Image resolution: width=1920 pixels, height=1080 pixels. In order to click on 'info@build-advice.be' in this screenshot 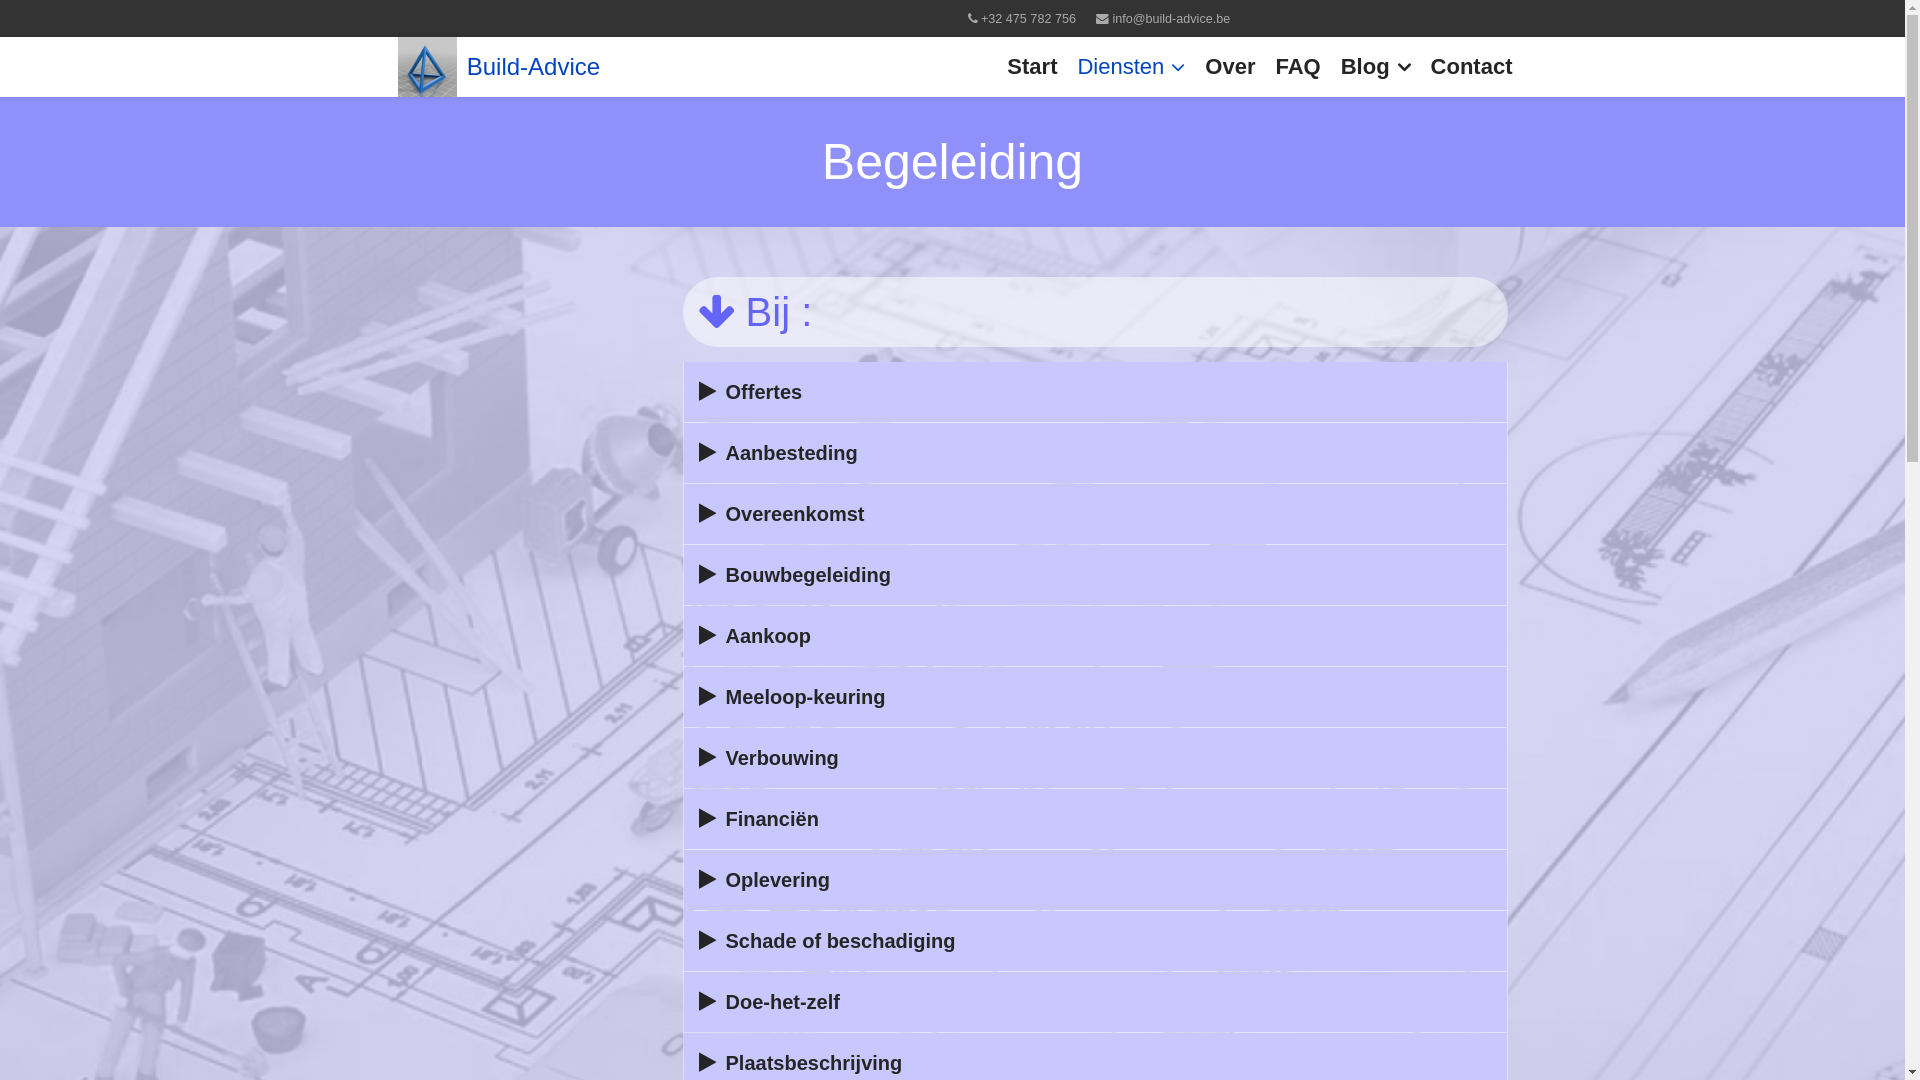, I will do `click(1111, 19)`.